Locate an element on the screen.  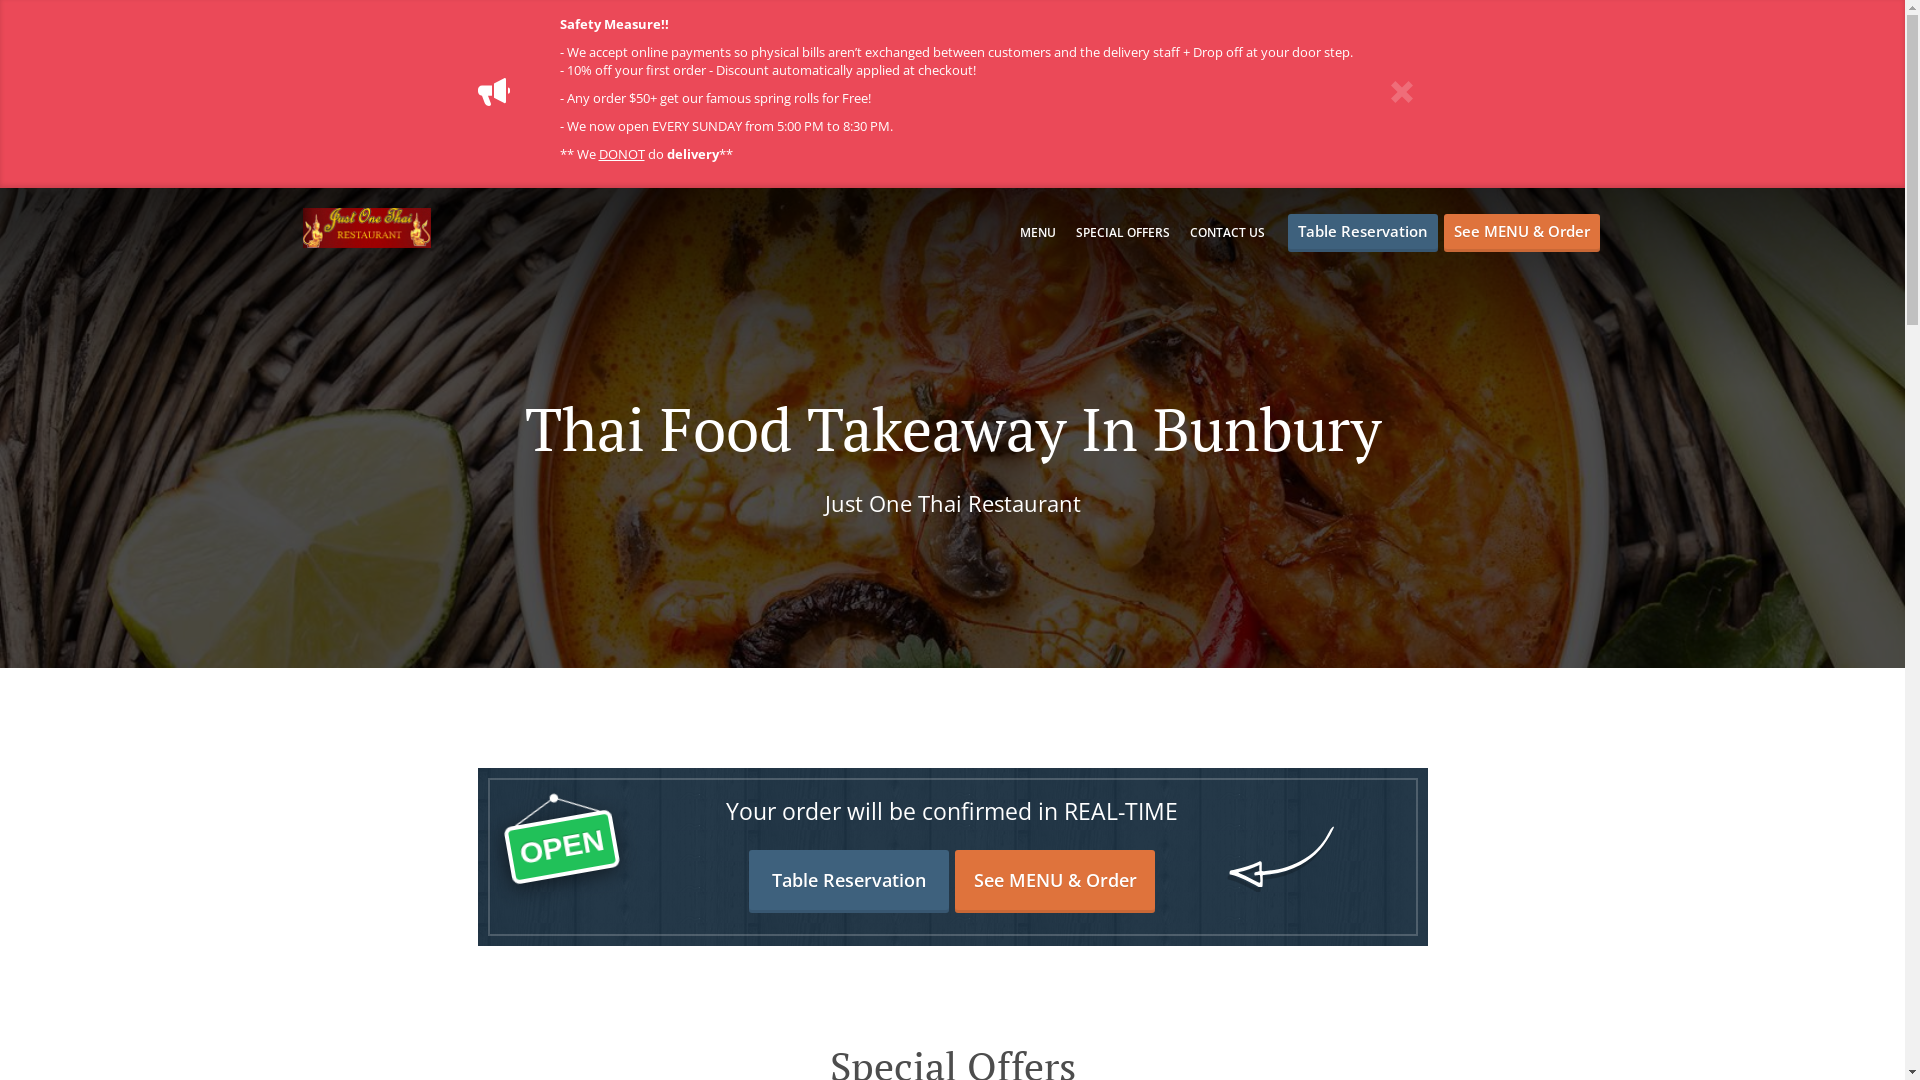
'SPECIAL OFFERS' is located at coordinates (1123, 231).